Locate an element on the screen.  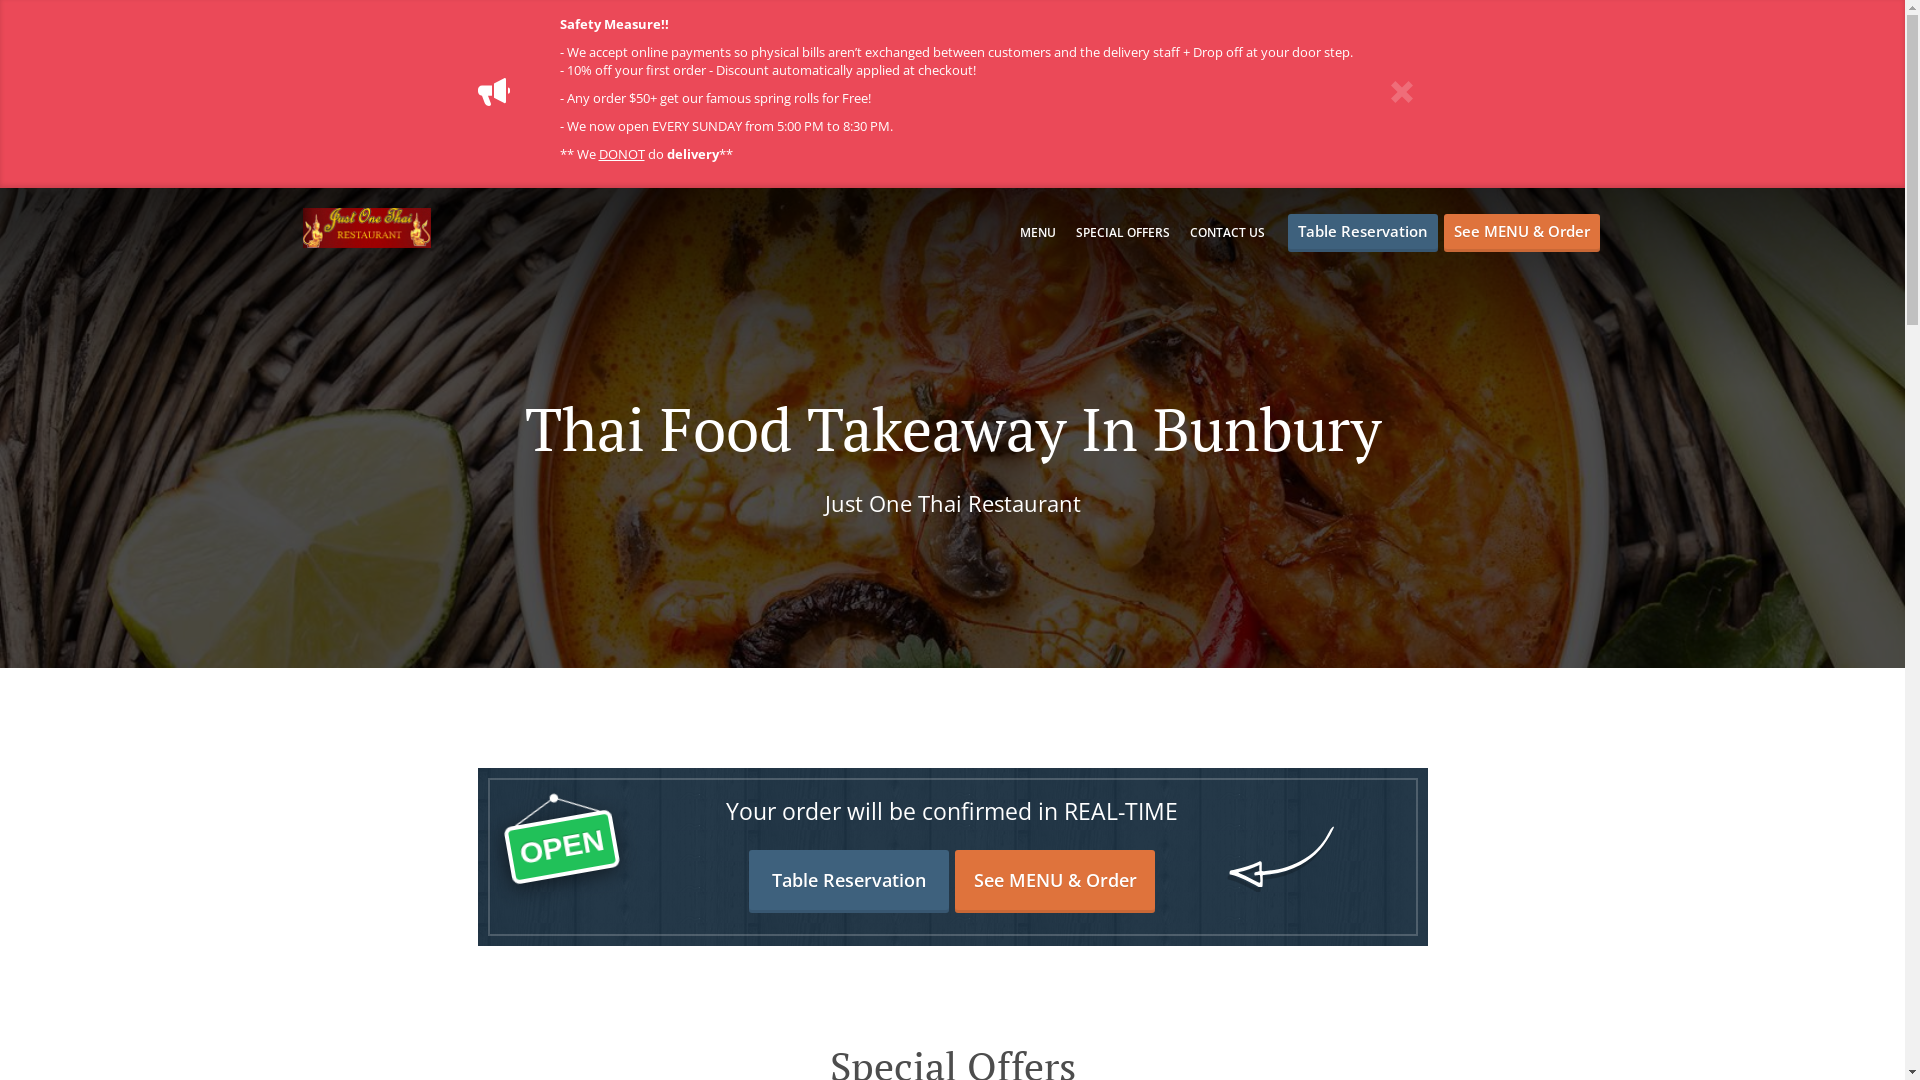
'SPECIAL OFFERS' is located at coordinates (1123, 231).